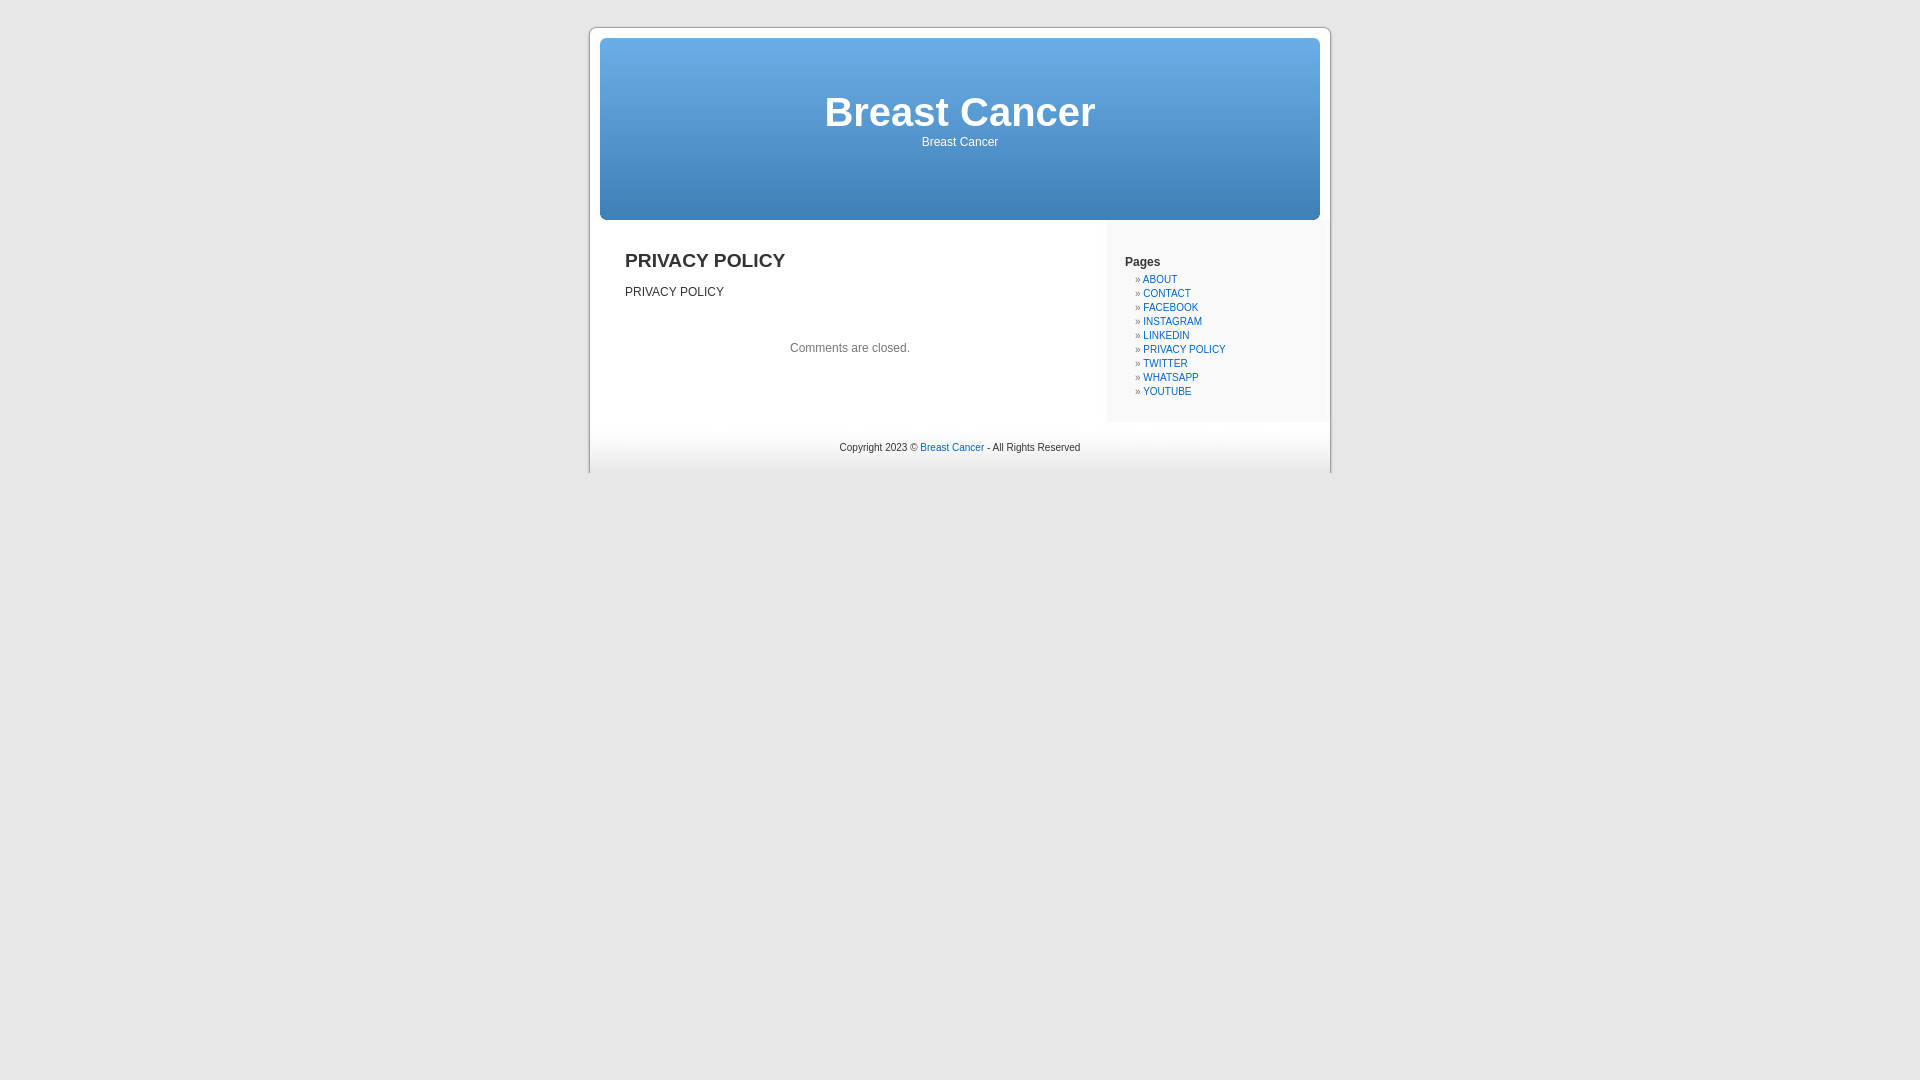 The image size is (1920, 1080). I want to click on 'PRIVACY POLICY', so click(1184, 348).